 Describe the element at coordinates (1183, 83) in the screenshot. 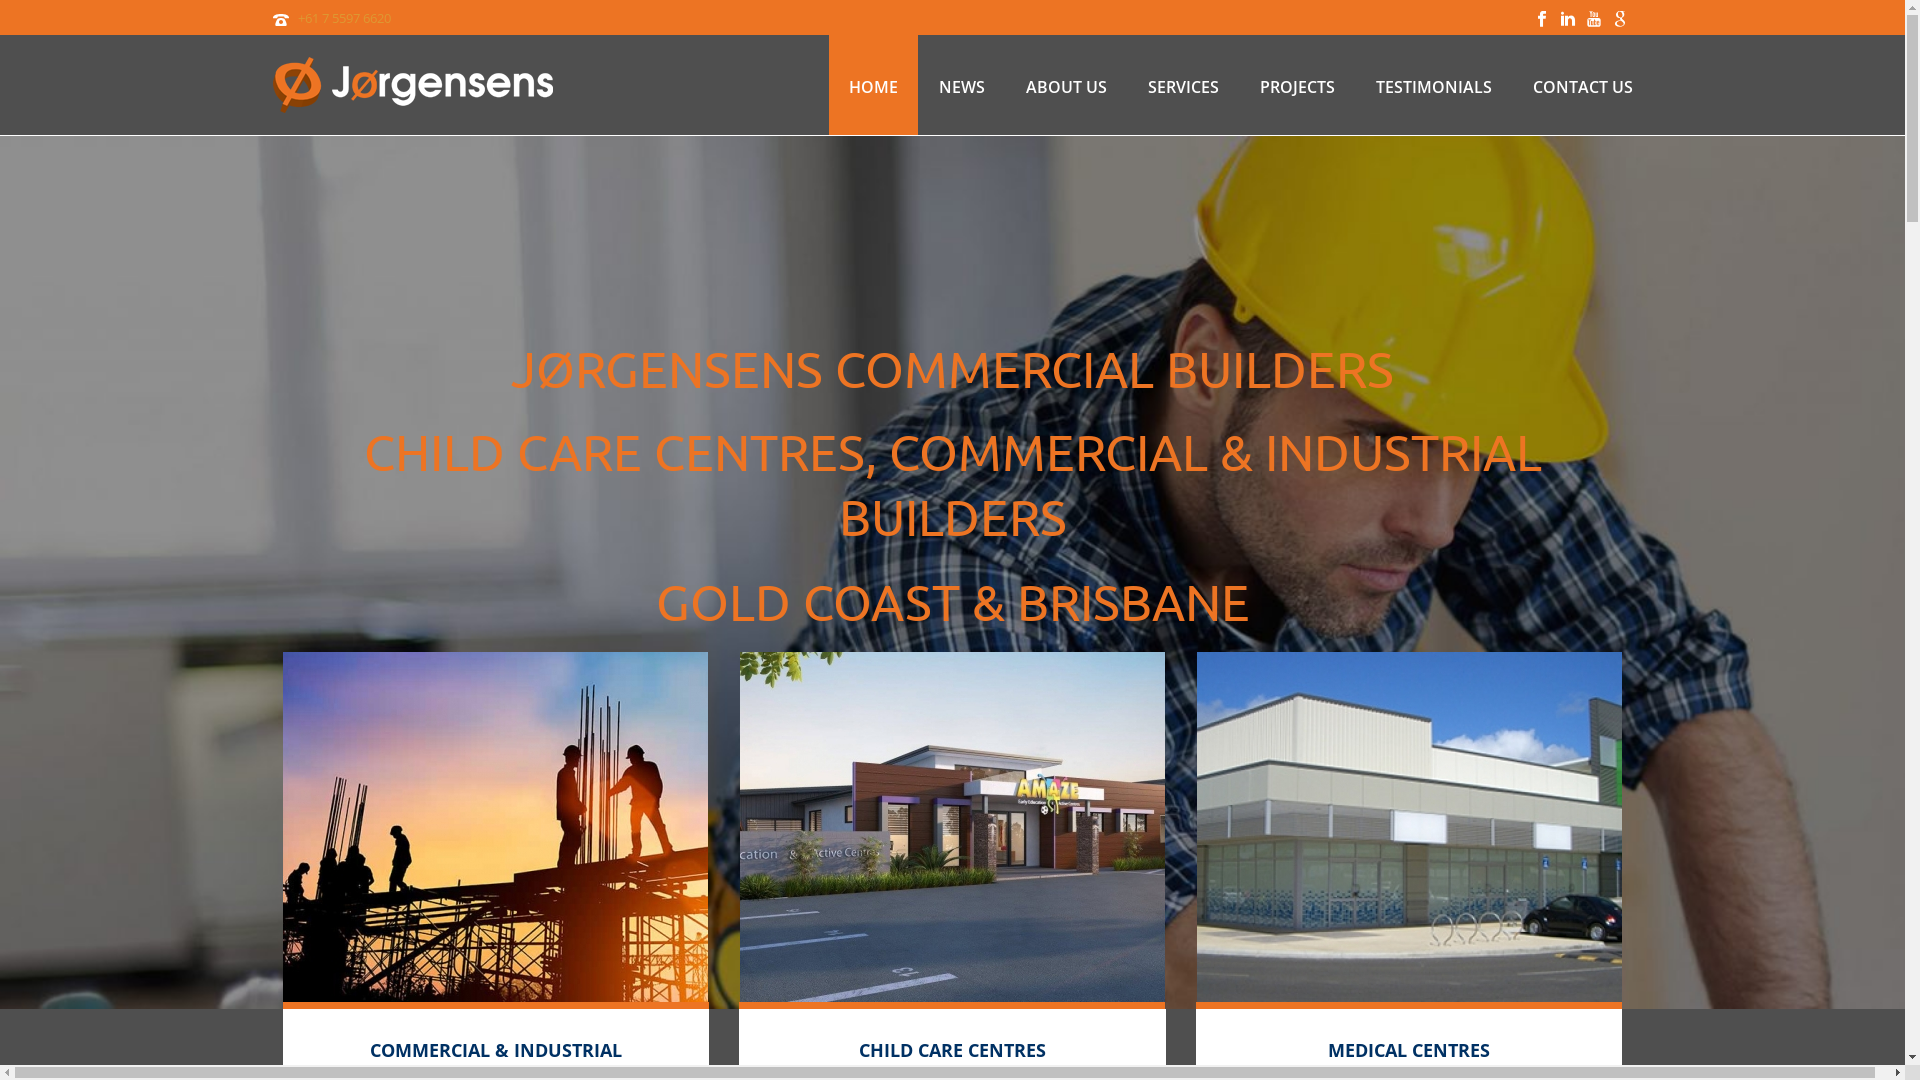

I see `'SERVICES'` at that location.